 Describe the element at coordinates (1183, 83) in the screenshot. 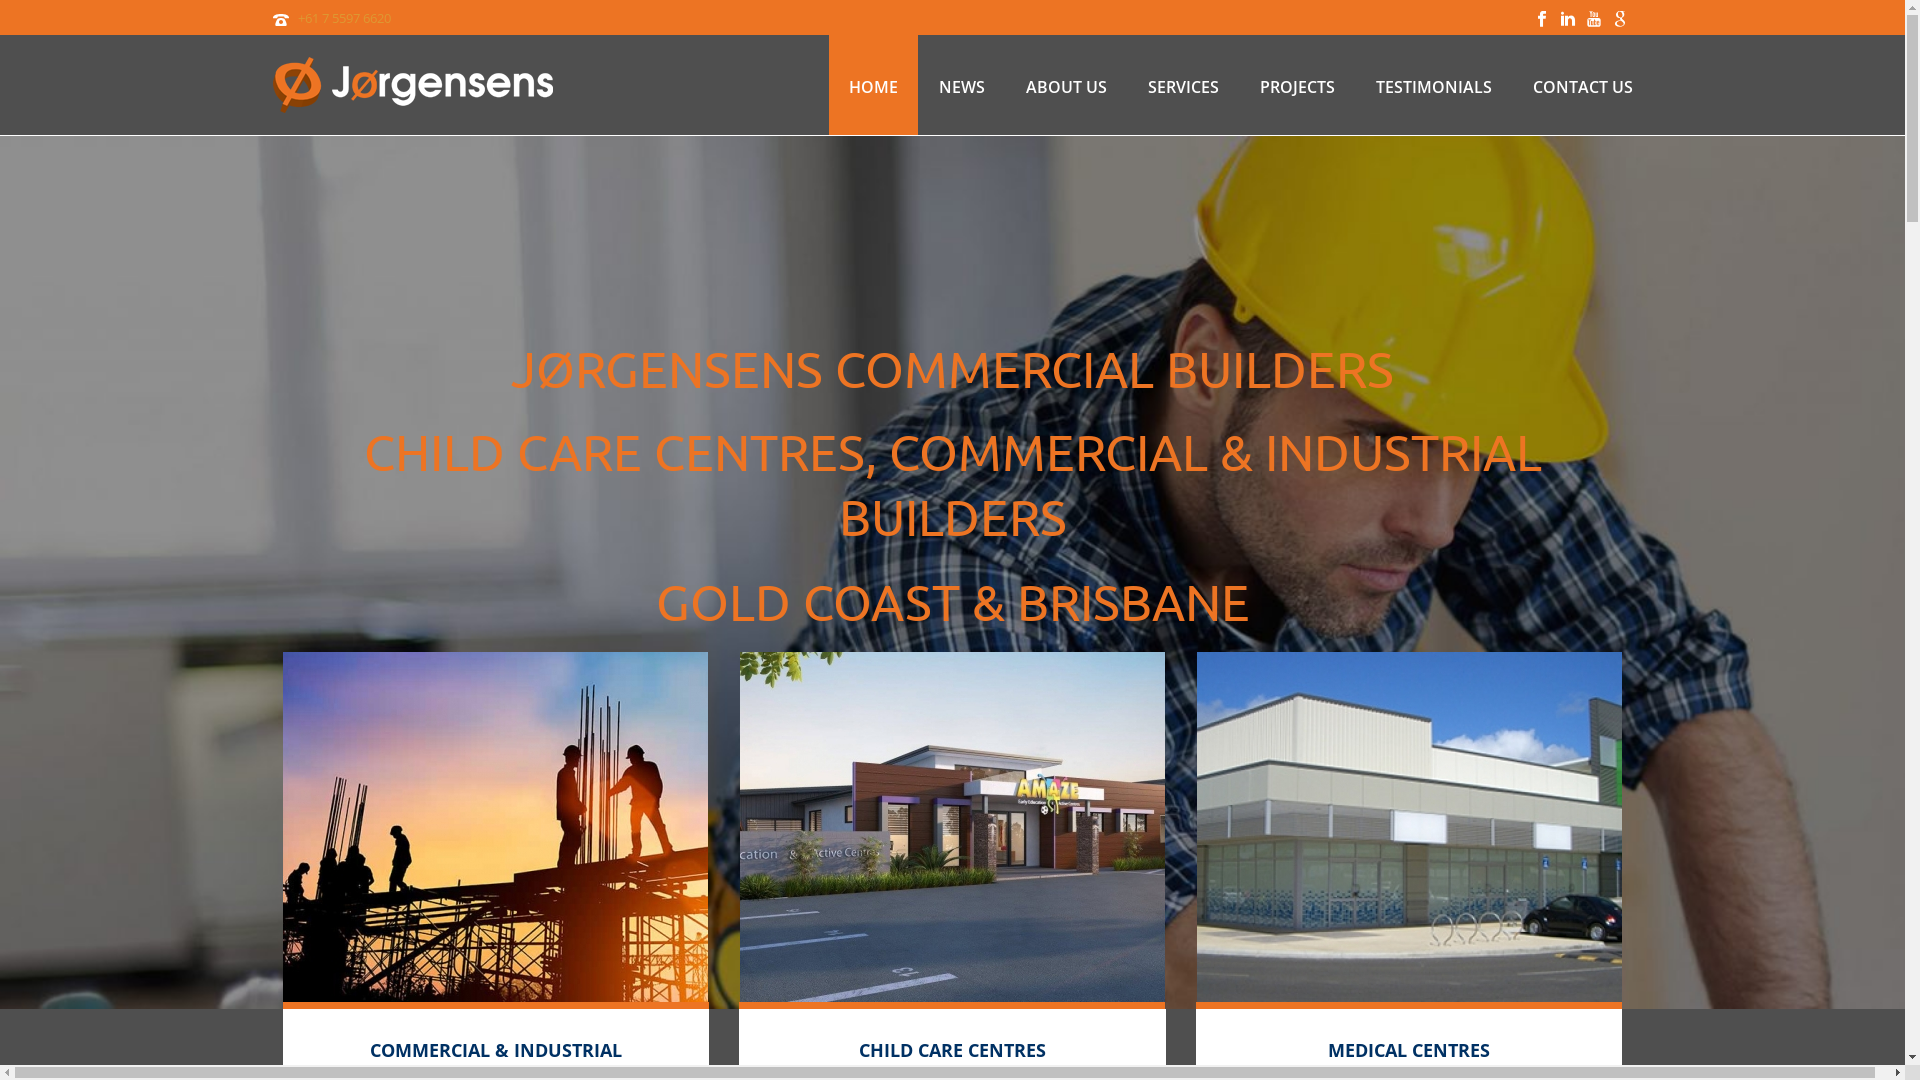

I see `'SERVICES'` at that location.